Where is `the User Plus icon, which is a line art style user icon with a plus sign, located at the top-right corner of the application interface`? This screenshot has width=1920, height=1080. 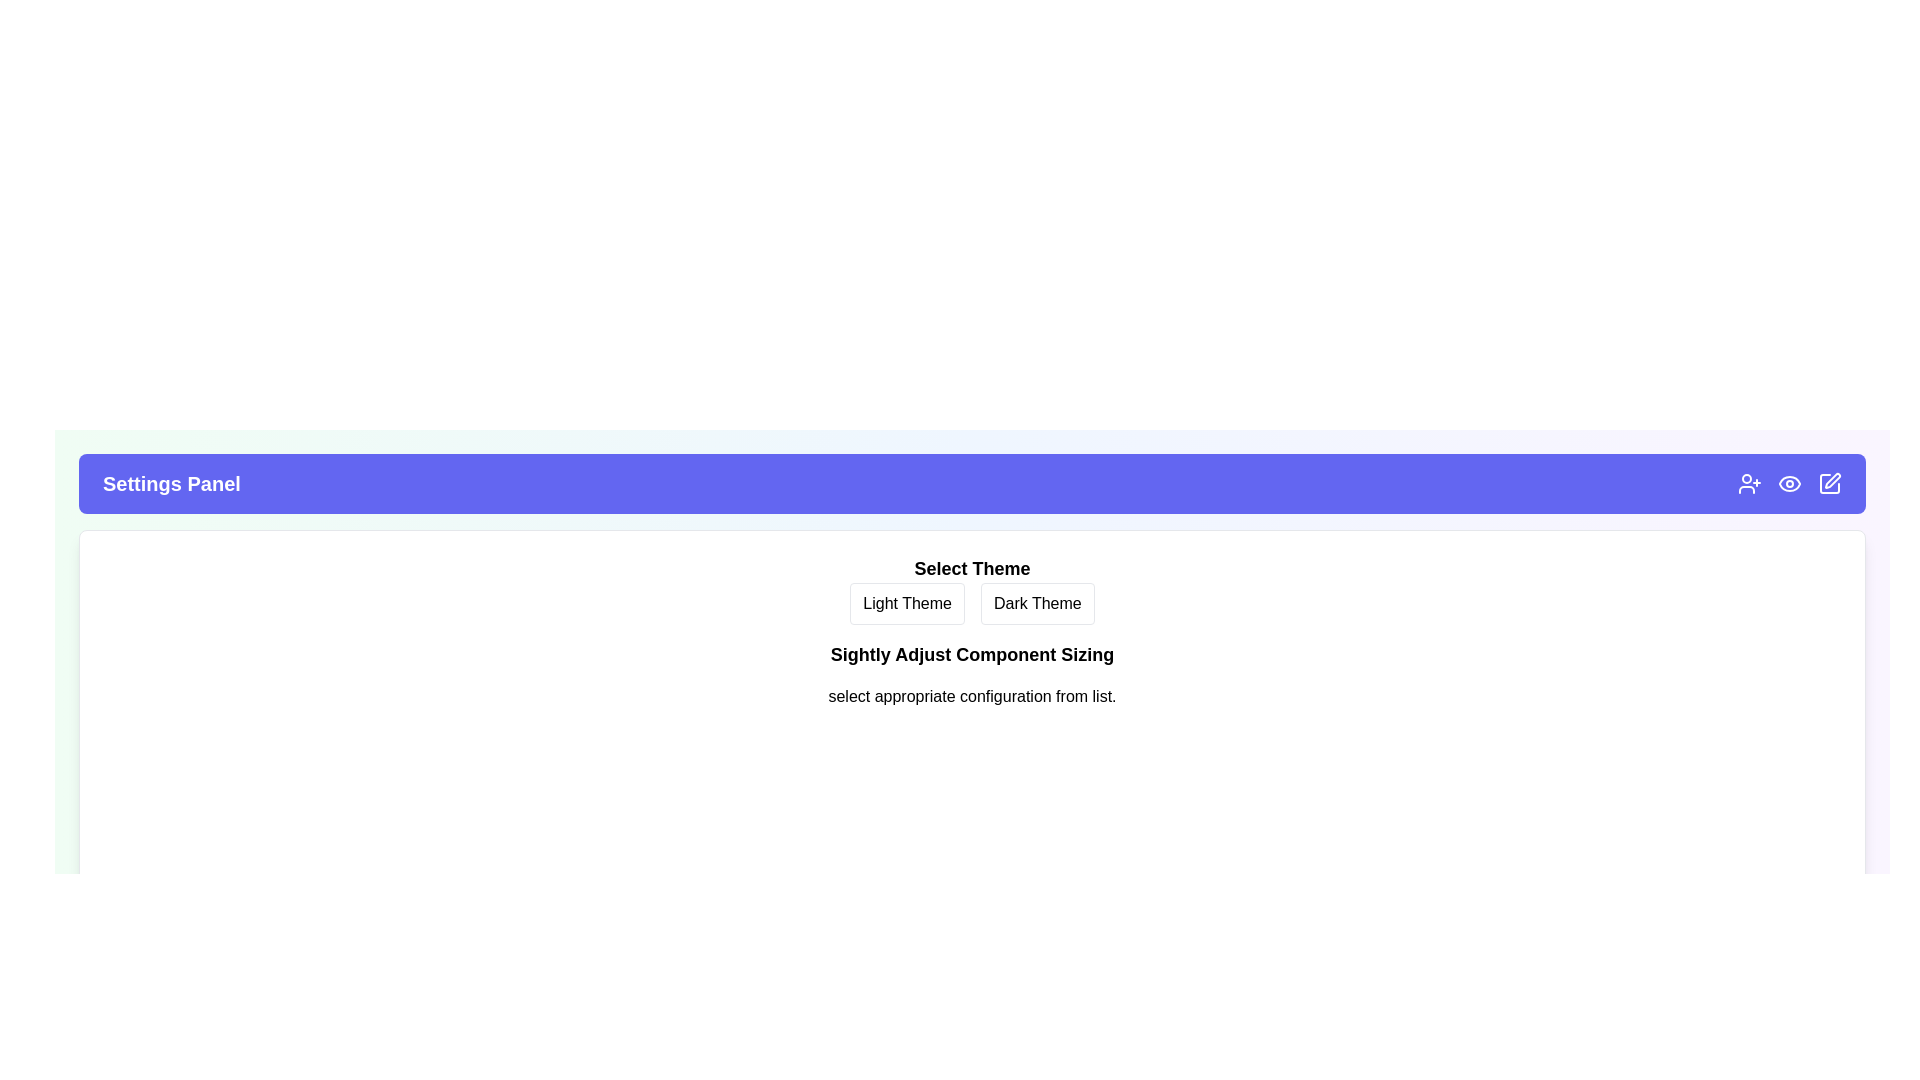 the User Plus icon, which is a line art style user icon with a plus sign, located at the top-right corner of the application interface is located at coordinates (1749, 483).